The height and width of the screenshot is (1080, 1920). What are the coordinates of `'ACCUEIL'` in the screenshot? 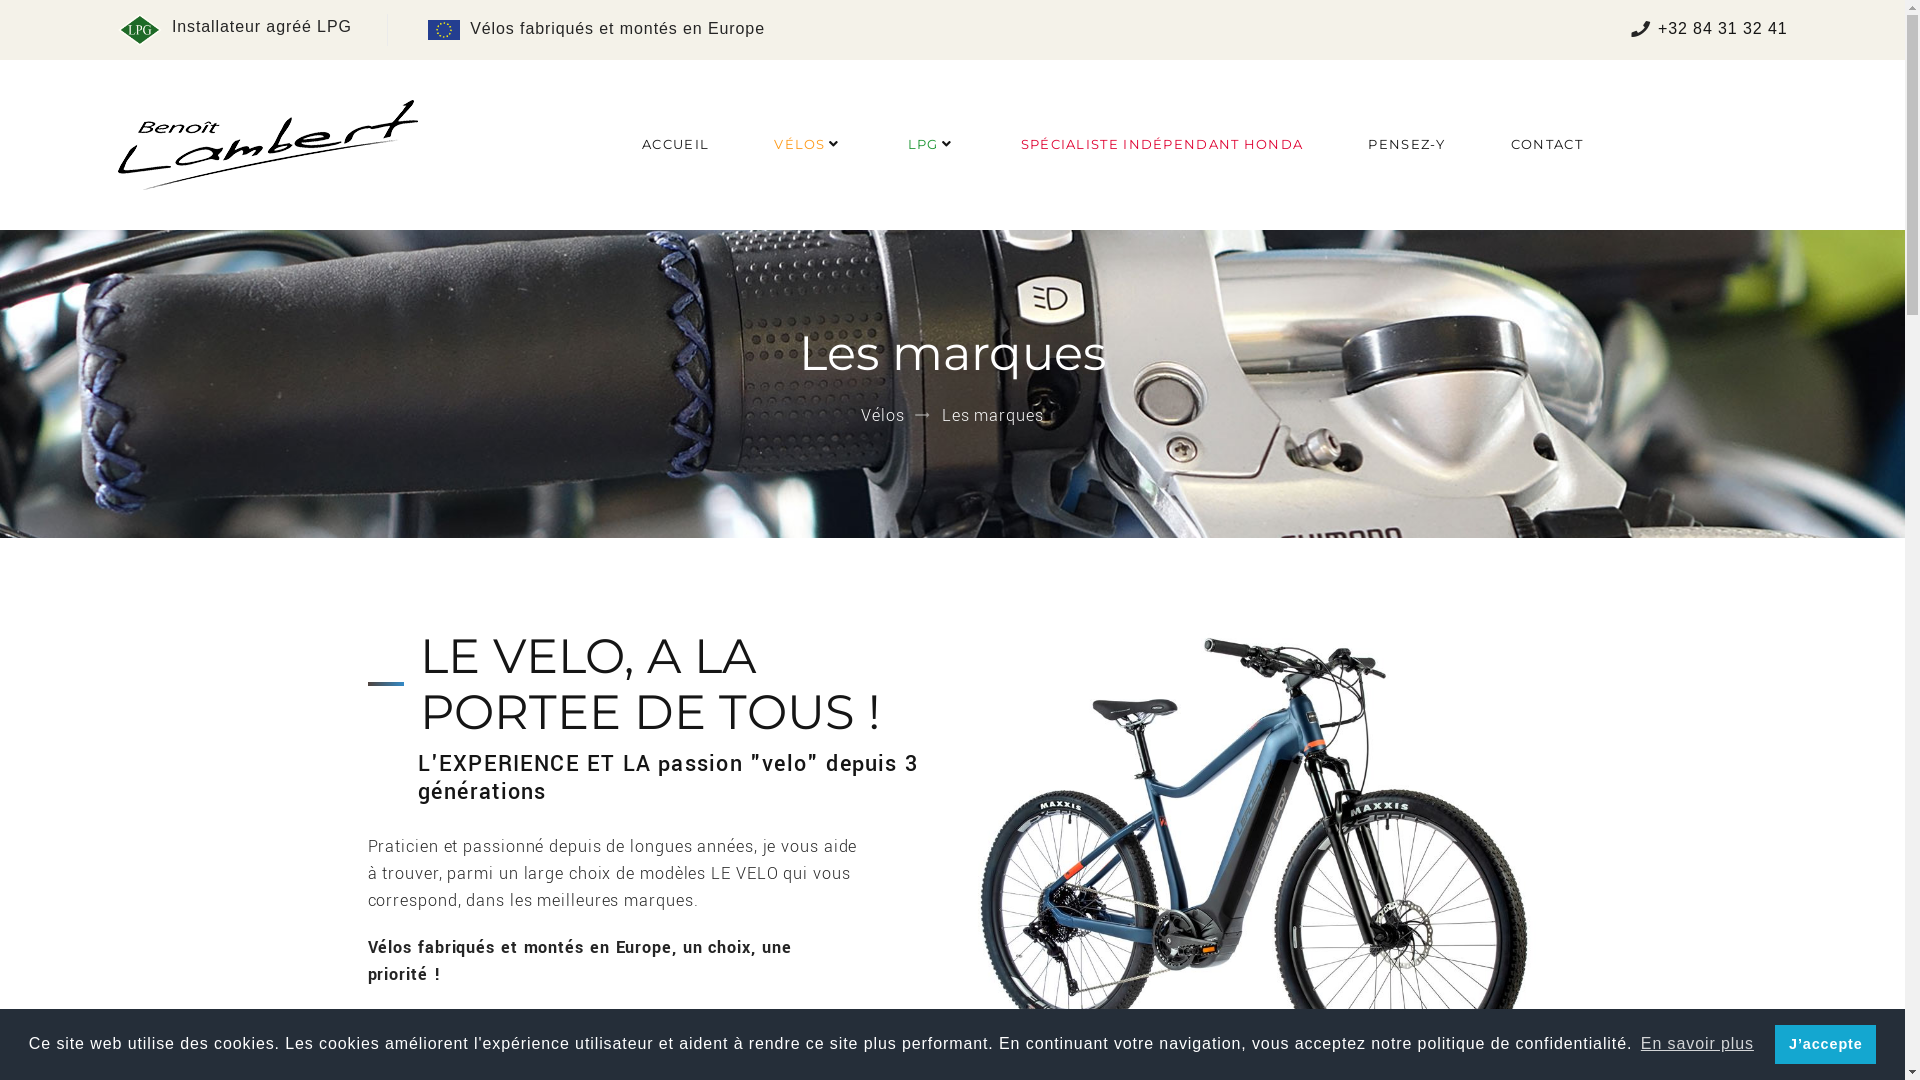 It's located at (675, 142).